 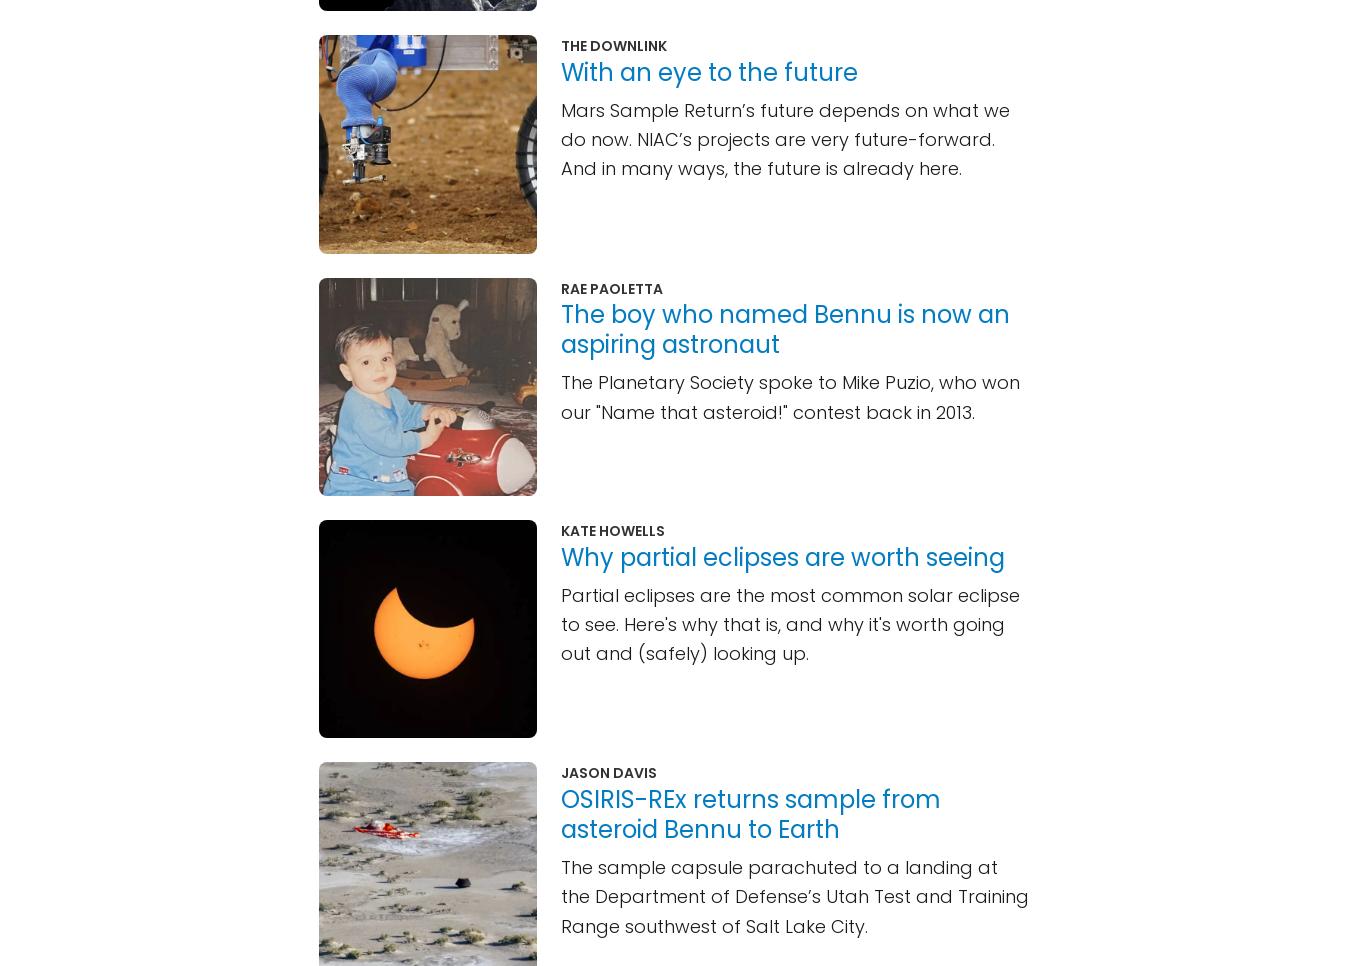 What do you see at coordinates (611, 286) in the screenshot?
I see `'Rae Paoletta'` at bounding box center [611, 286].